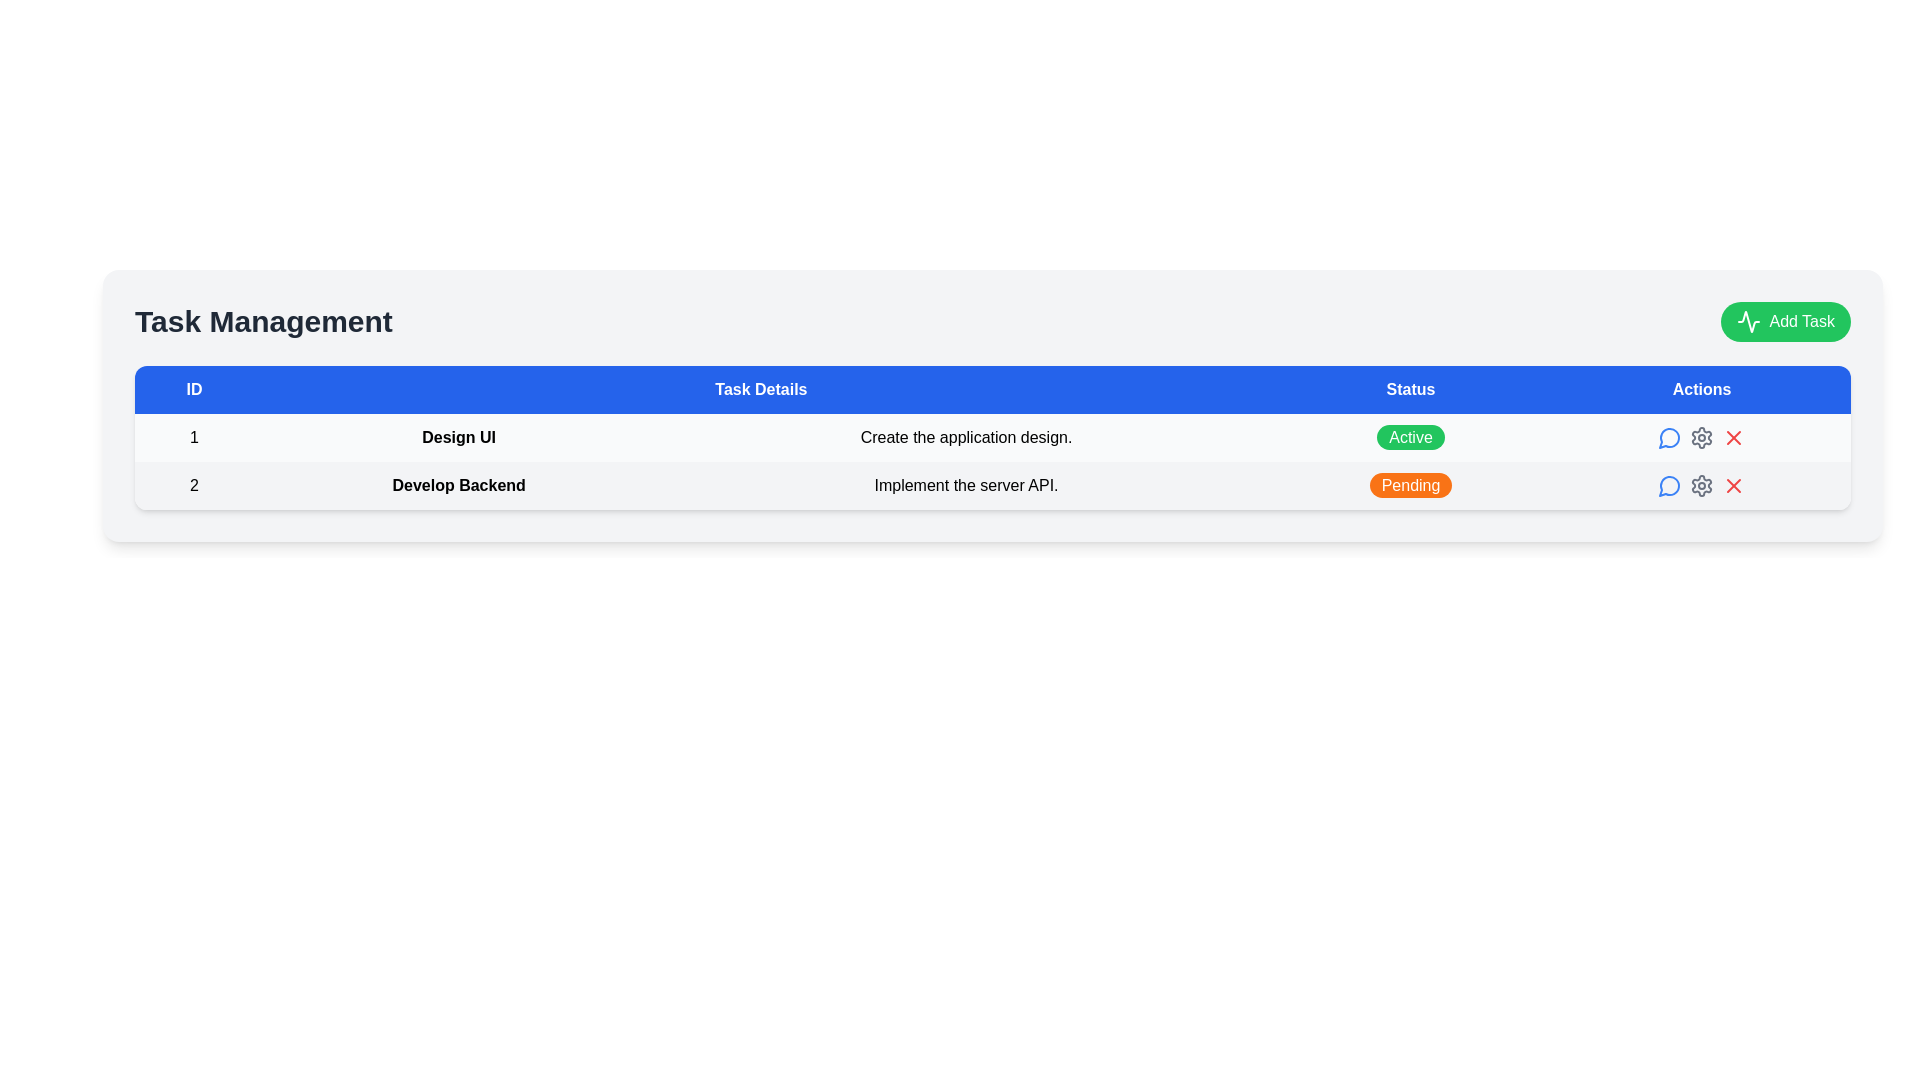  What do you see at coordinates (1701, 389) in the screenshot?
I see `the static text header for the 'Actions' column, which is the fourth header in the tabular layout, located to the right of the 'Status' header` at bounding box center [1701, 389].